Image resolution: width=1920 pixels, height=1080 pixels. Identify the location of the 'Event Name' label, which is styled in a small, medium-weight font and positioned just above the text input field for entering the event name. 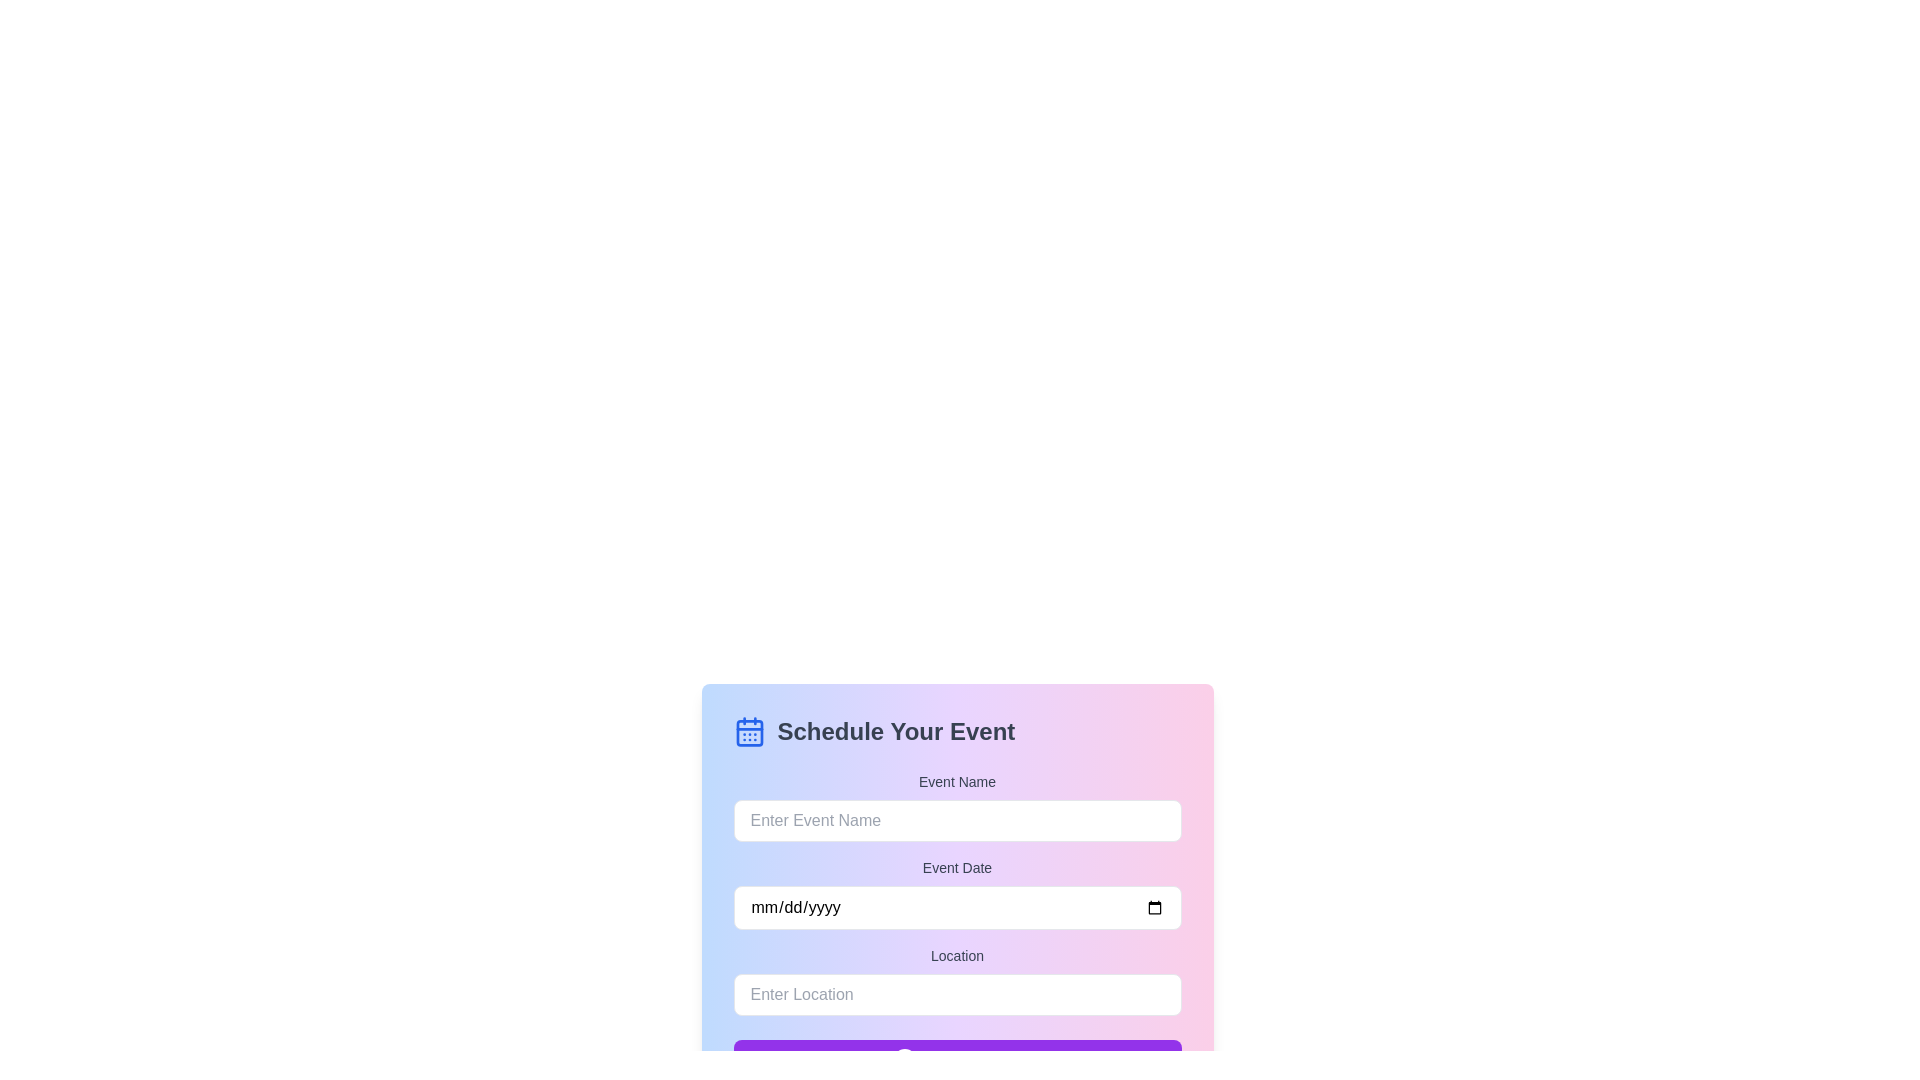
(956, 781).